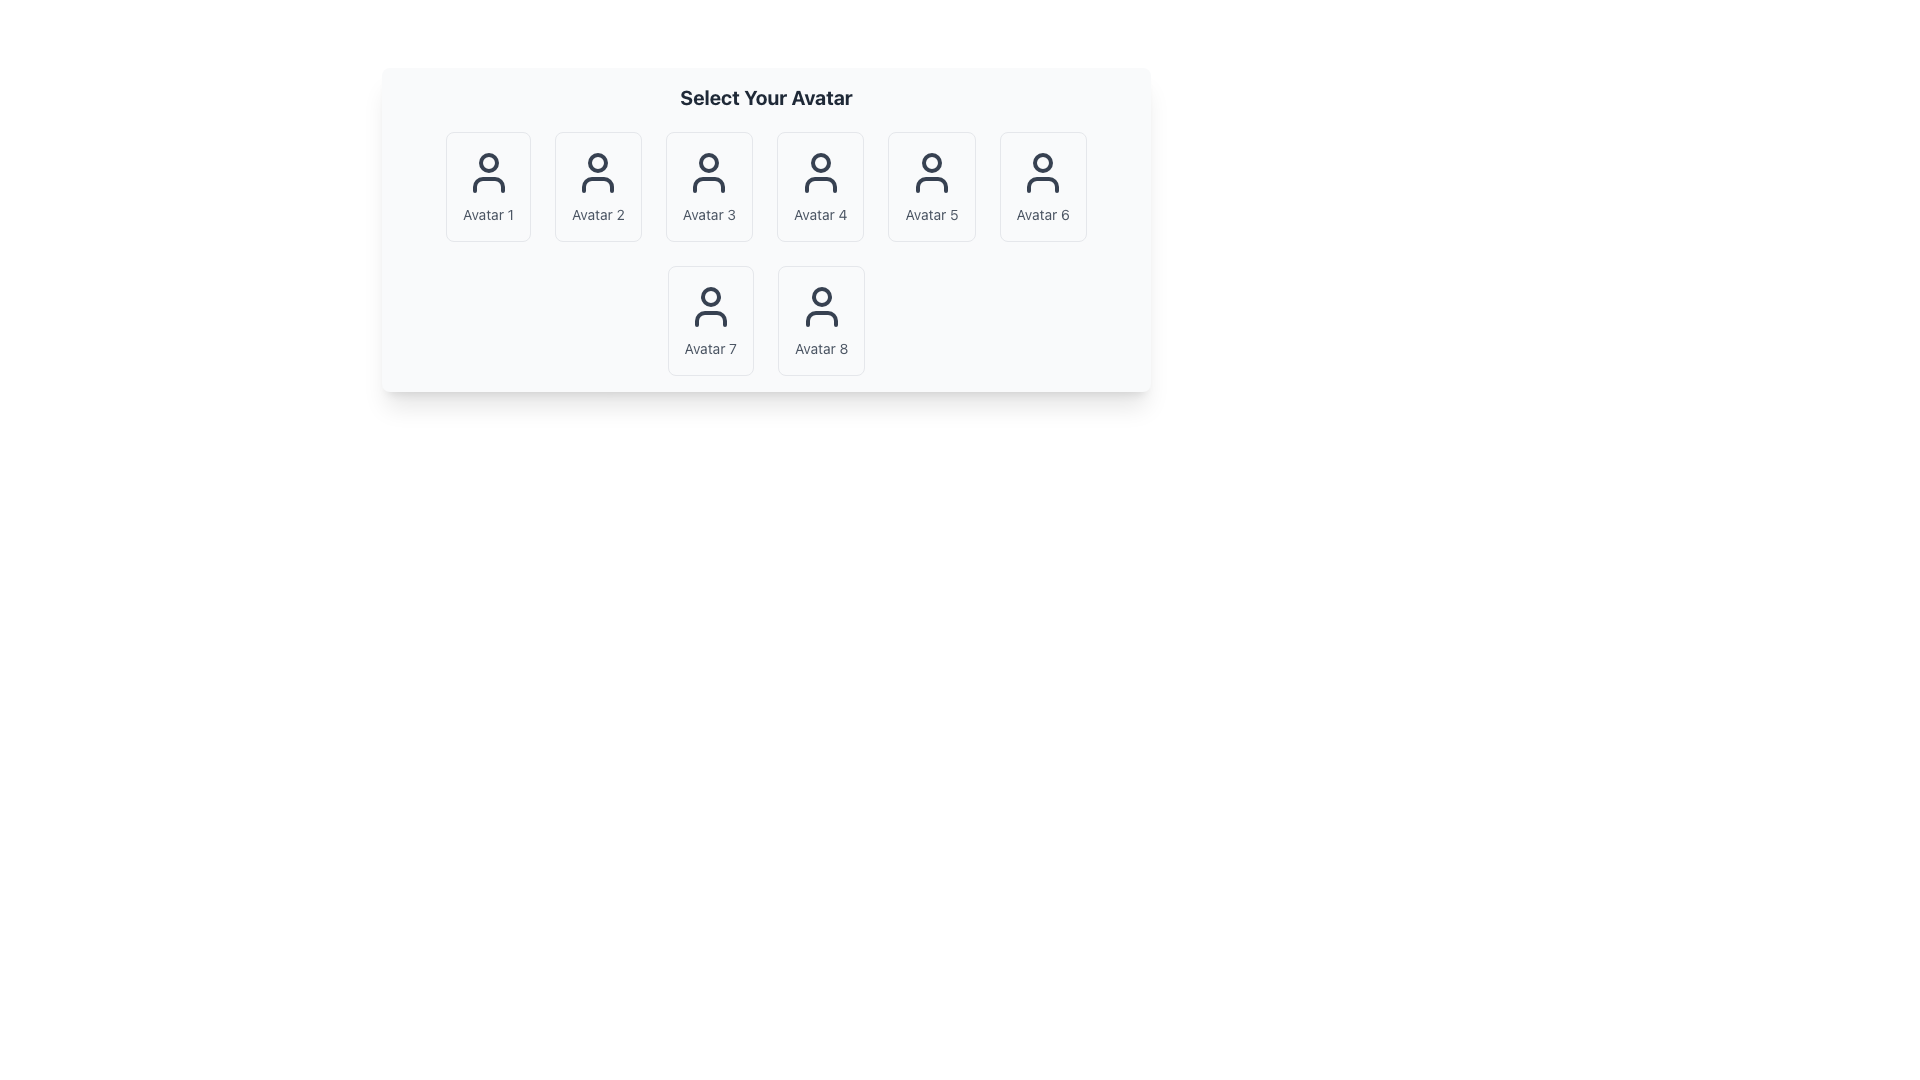 The image size is (1920, 1080). What do you see at coordinates (821, 319) in the screenshot?
I see `the 'Avatar 8' selection card` at bounding box center [821, 319].